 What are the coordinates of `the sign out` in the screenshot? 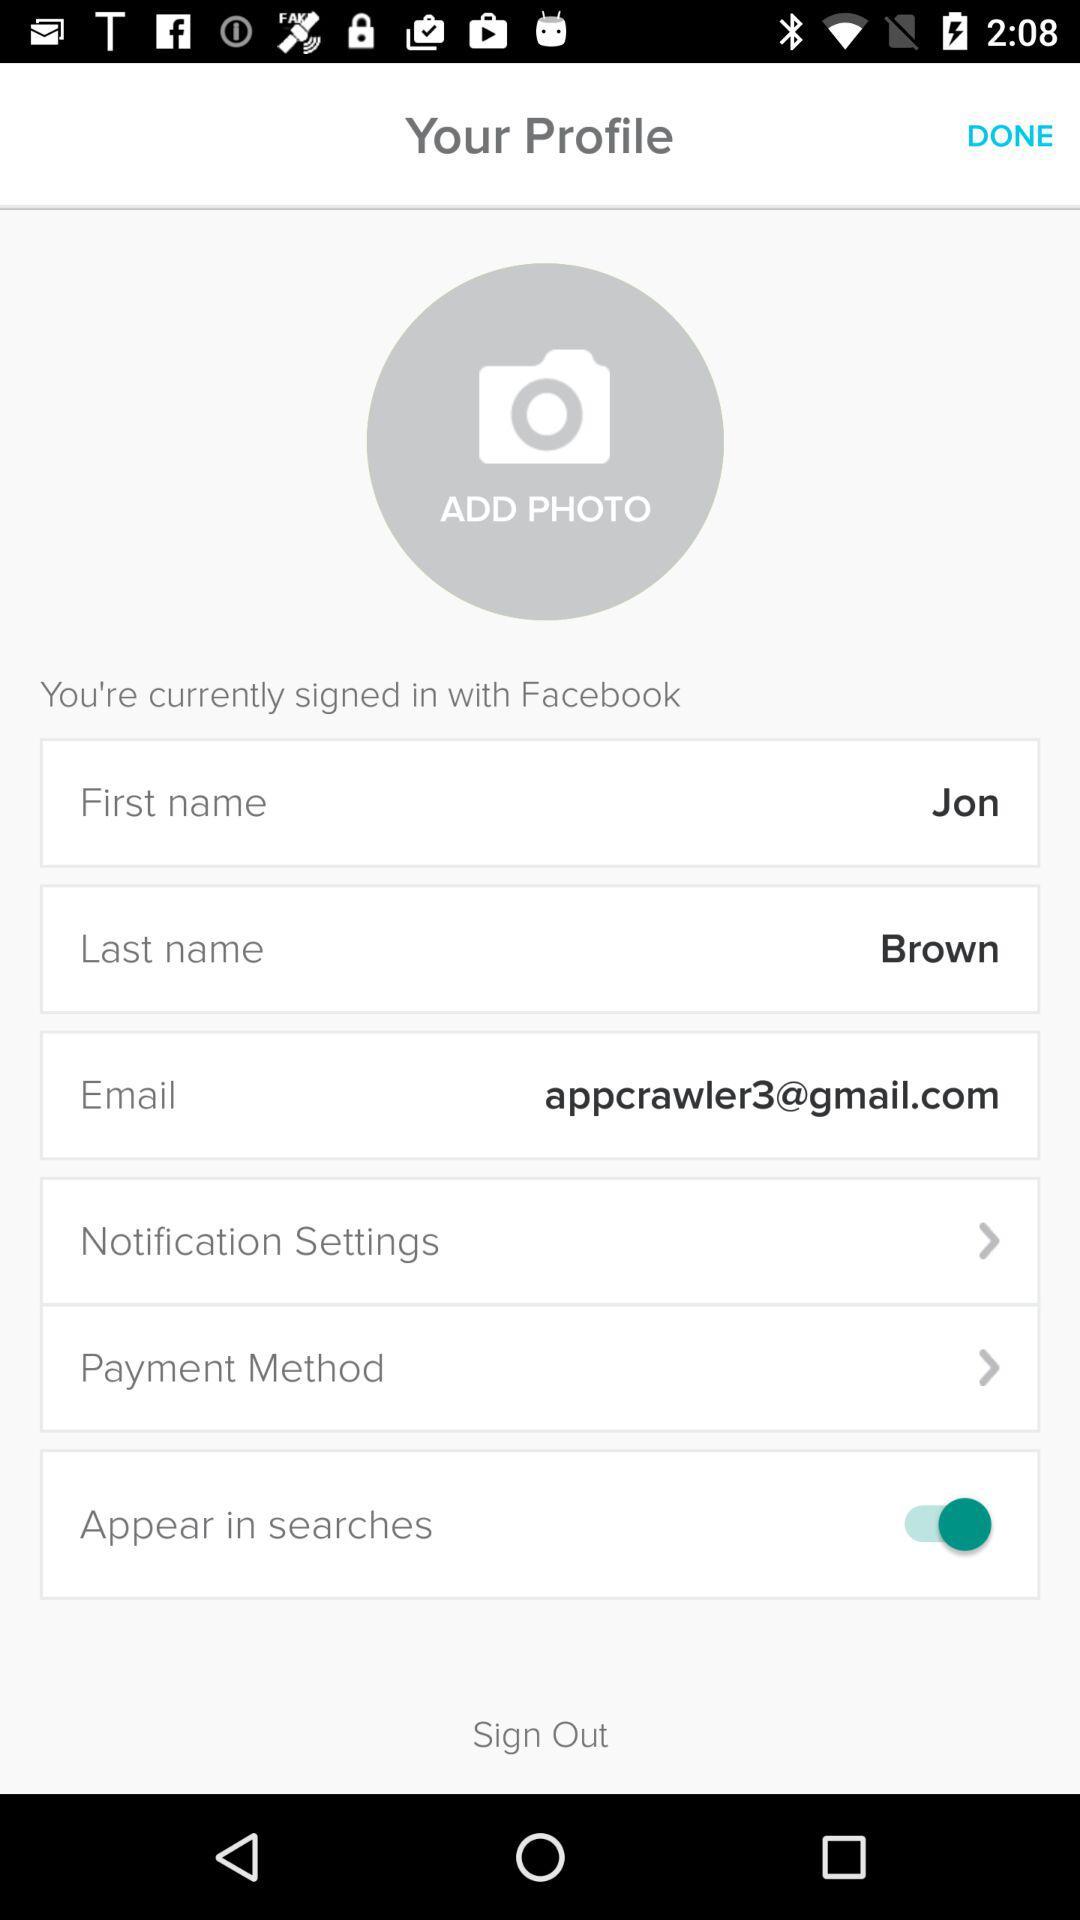 It's located at (540, 1699).